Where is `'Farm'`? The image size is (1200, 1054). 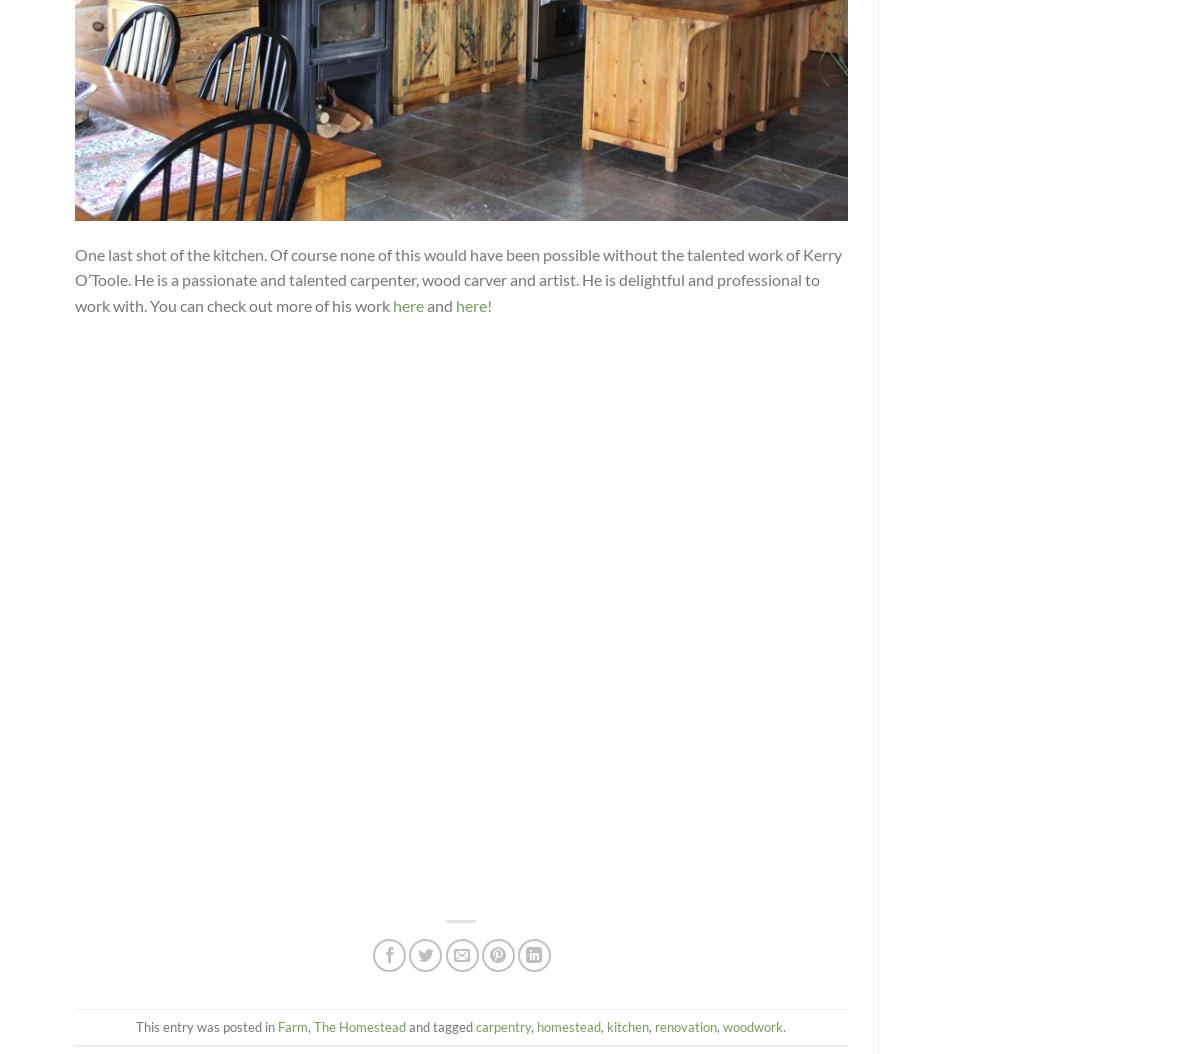 'Farm' is located at coordinates (292, 1024).